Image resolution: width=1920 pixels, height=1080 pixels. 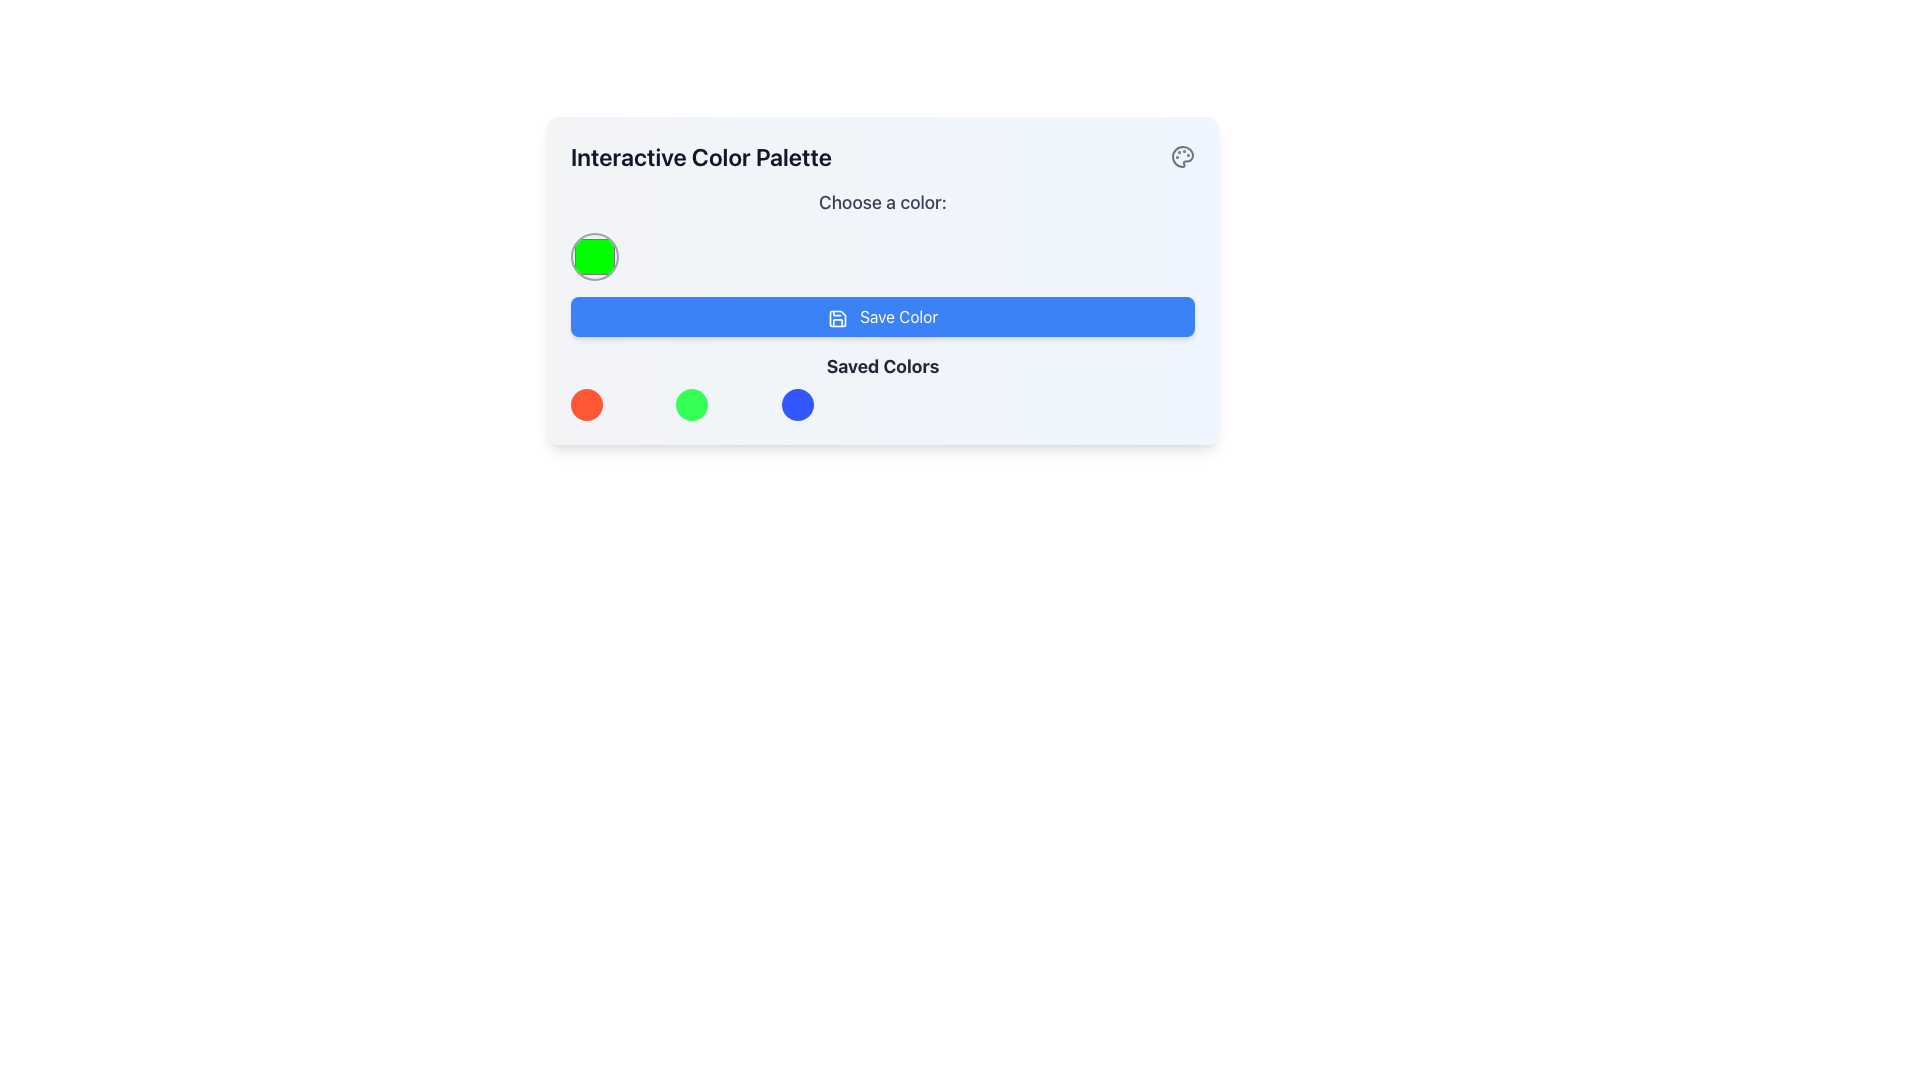 I want to click on the second circular Color indicator with a bright green fill in the 'Saved Colors' section by clicking on it, so click(x=692, y=405).